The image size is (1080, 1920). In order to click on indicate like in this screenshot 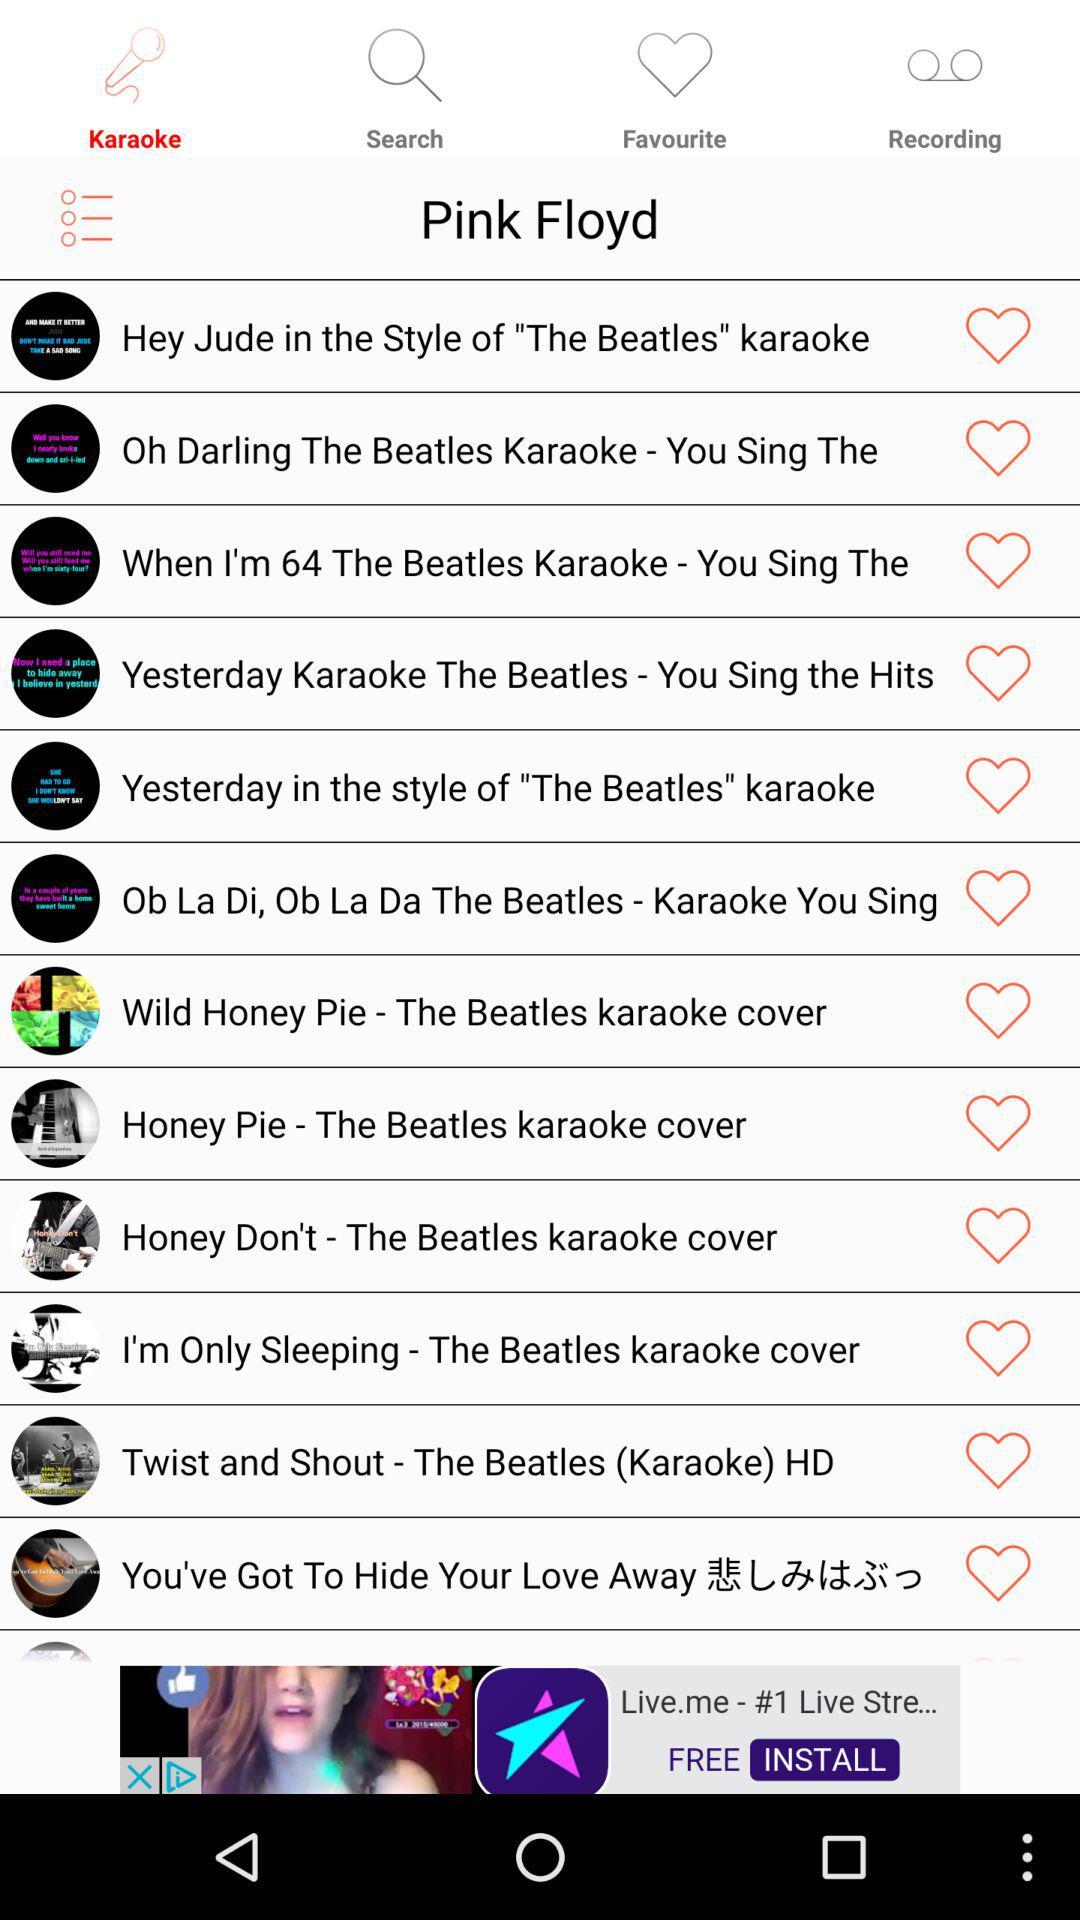, I will do `click(998, 1348)`.